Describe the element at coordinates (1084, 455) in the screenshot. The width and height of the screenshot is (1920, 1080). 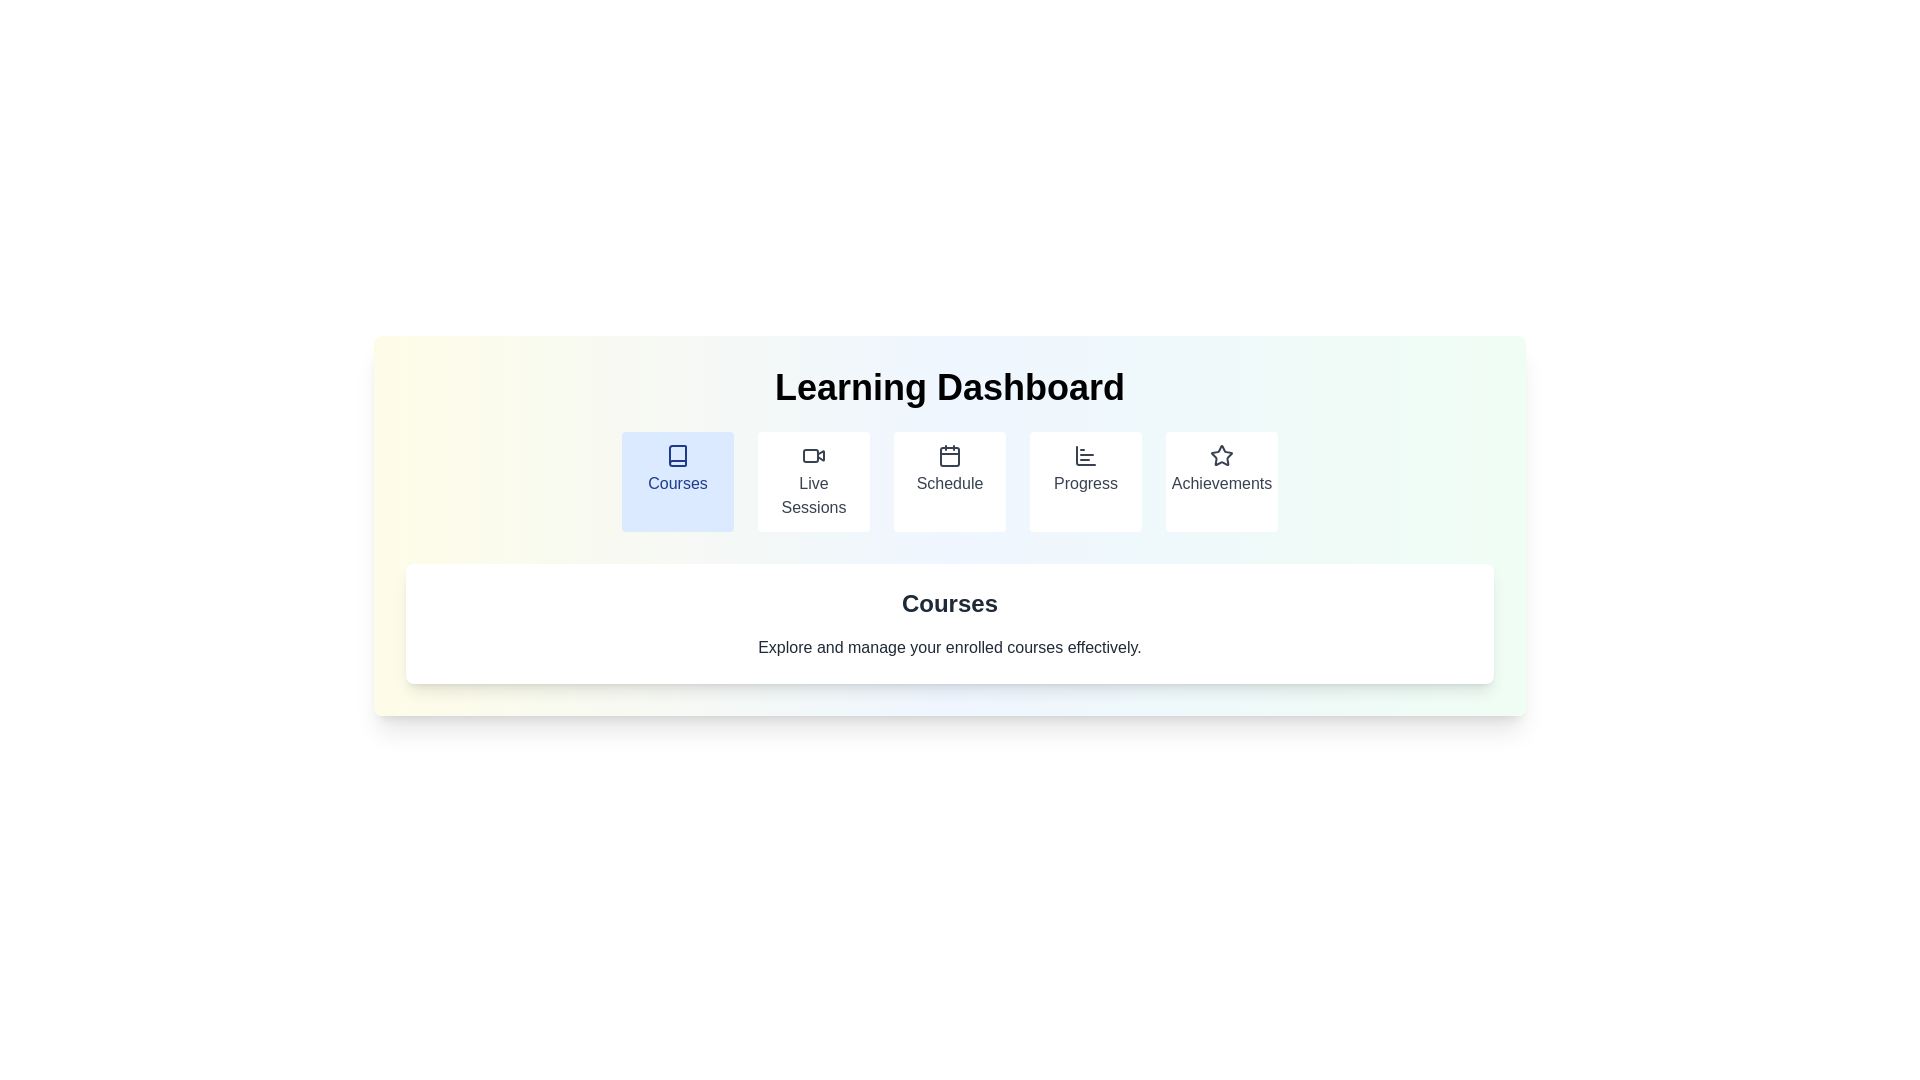
I see `the SVG bar chart icon located within the fourth box from the left under the 'Learning Dashboard' heading, which is vertically centered above the 'Progress' label` at that location.